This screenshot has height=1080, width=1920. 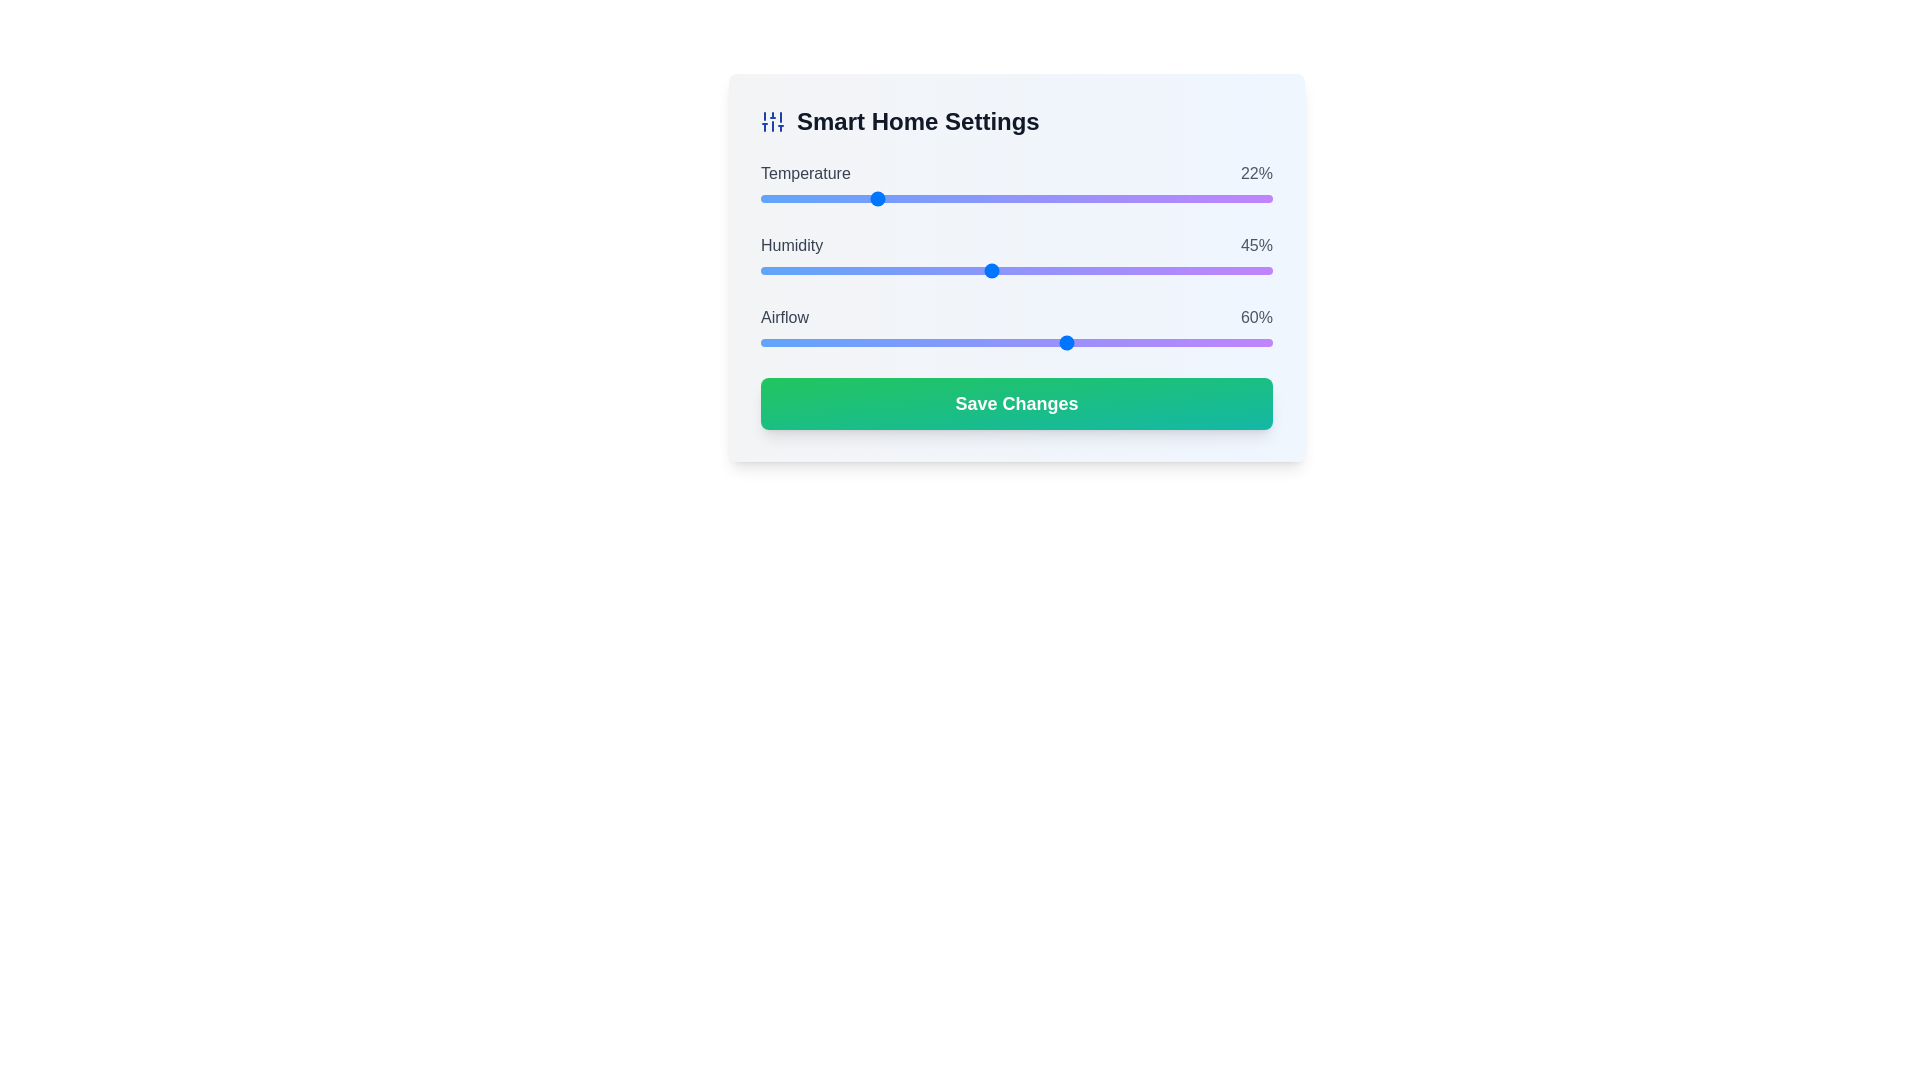 What do you see at coordinates (1017, 257) in the screenshot?
I see `the handle of the 'Humidity' Range Slider, which is the middle slider in the 'Smart Home Settings' interface` at bounding box center [1017, 257].